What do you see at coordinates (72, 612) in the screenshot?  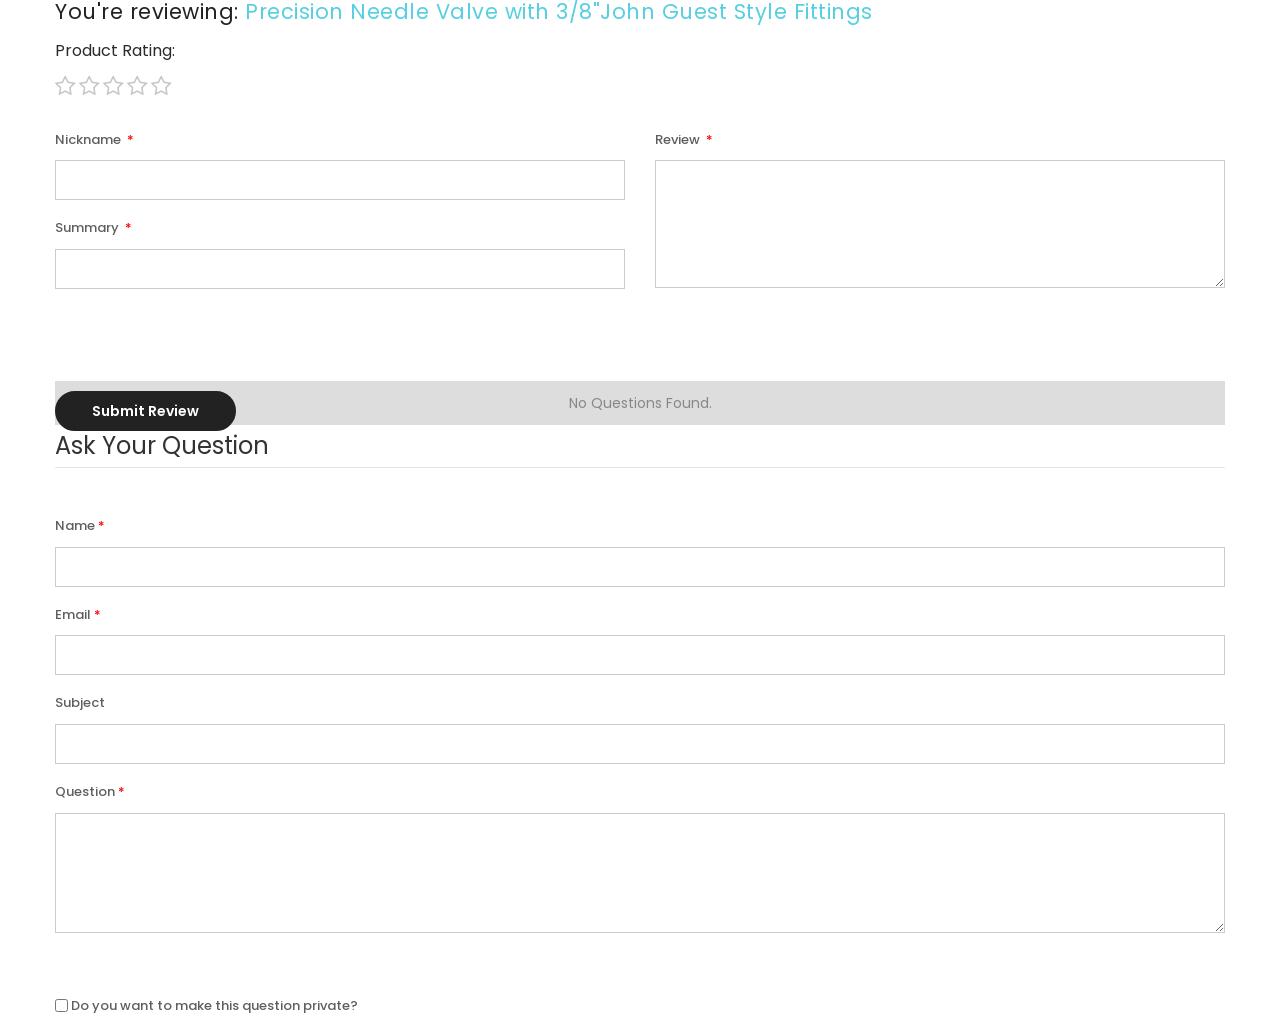 I see `'Email'` at bounding box center [72, 612].